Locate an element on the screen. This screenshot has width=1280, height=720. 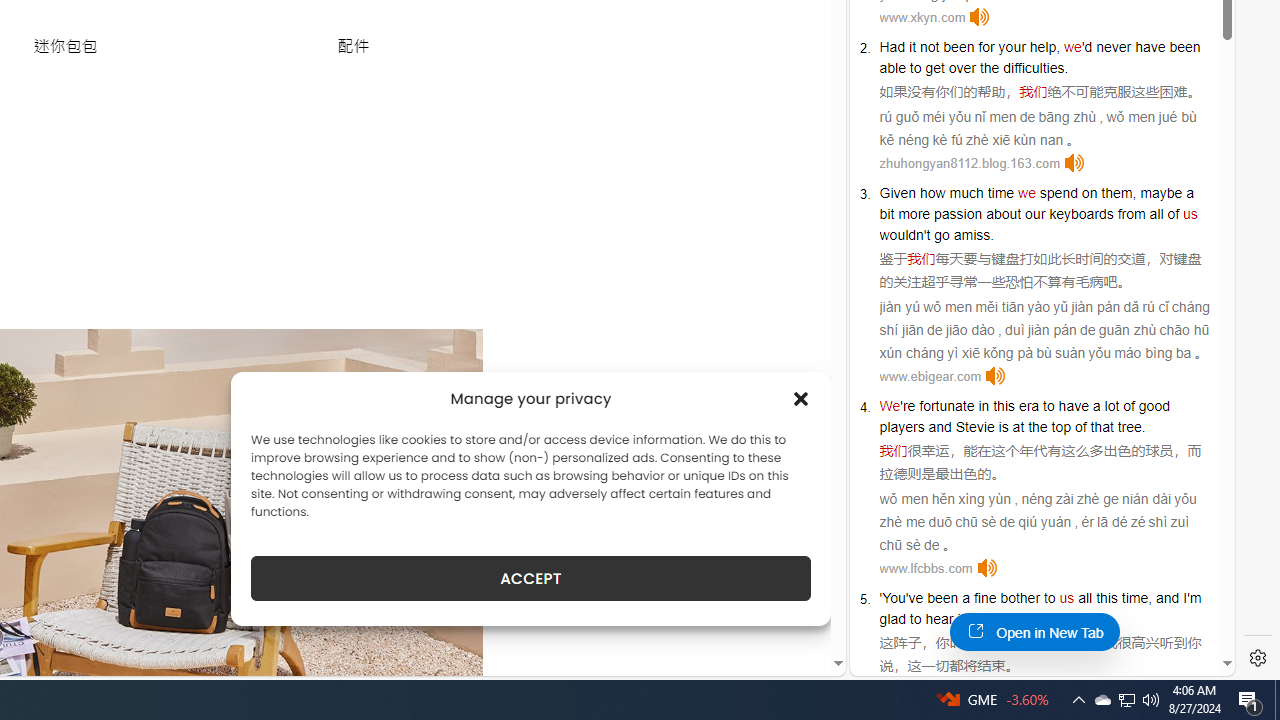
'all' is located at coordinates (1084, 596).